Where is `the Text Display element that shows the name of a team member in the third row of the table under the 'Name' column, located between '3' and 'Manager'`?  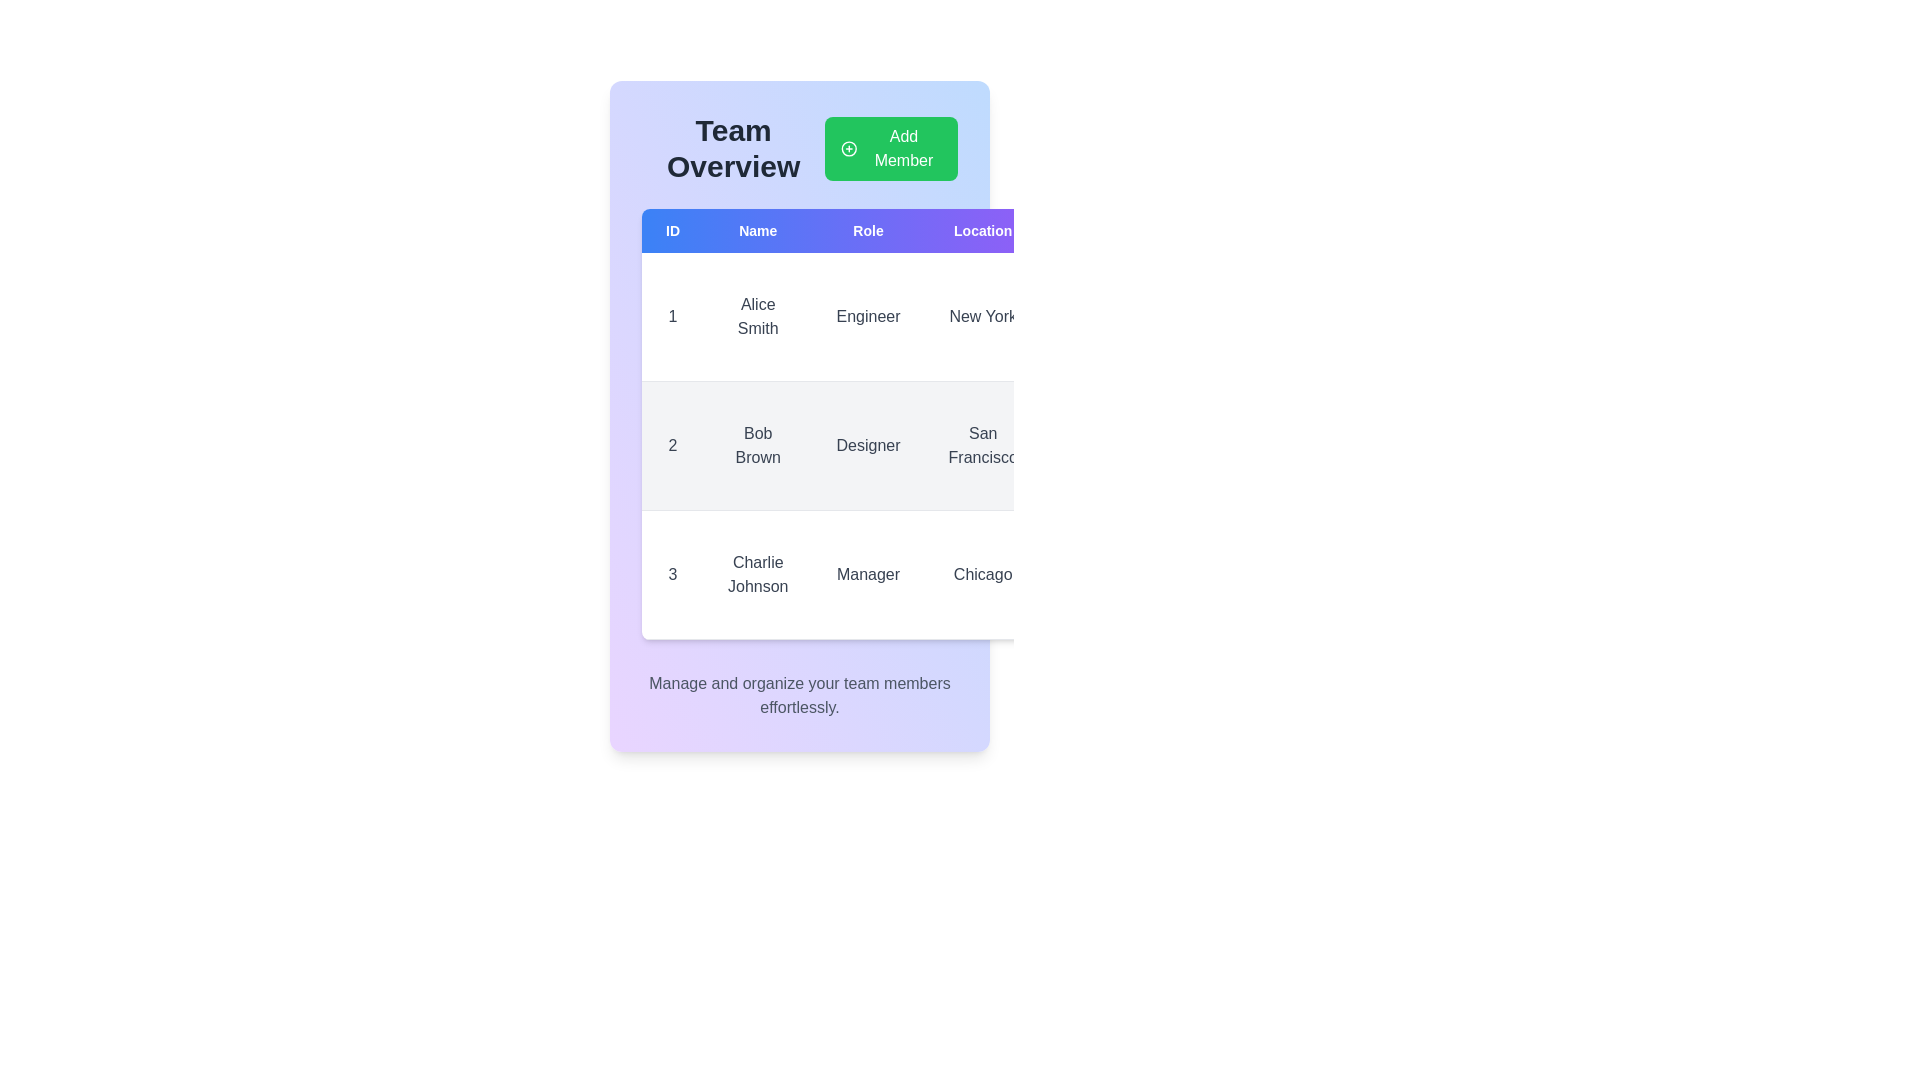 the Text Display element that shows the name of a team member in the third row of the table under the 'Name' column, located between '3' and 'Manager' is located at coordinates (757, 574).